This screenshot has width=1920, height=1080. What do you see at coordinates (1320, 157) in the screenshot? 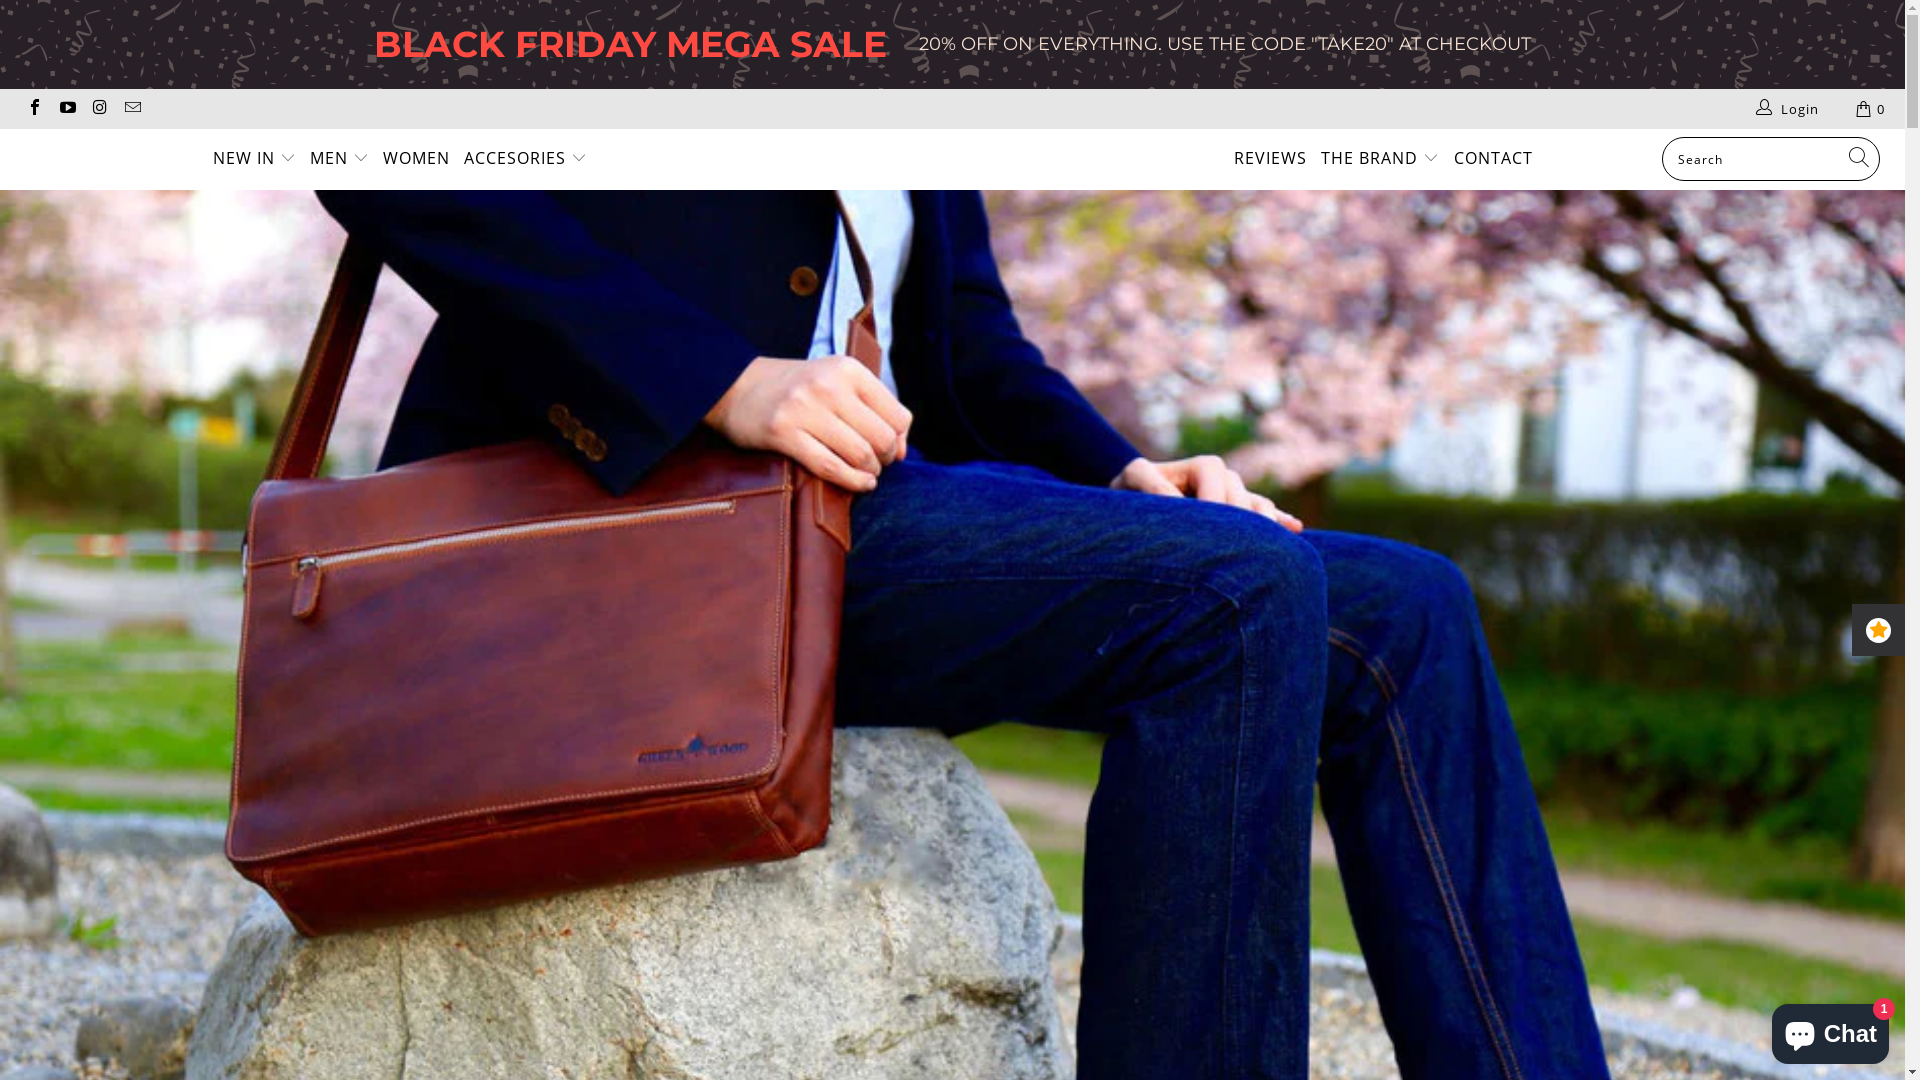
I see `'THE BRAND'` at bounding box center [1320, 157].